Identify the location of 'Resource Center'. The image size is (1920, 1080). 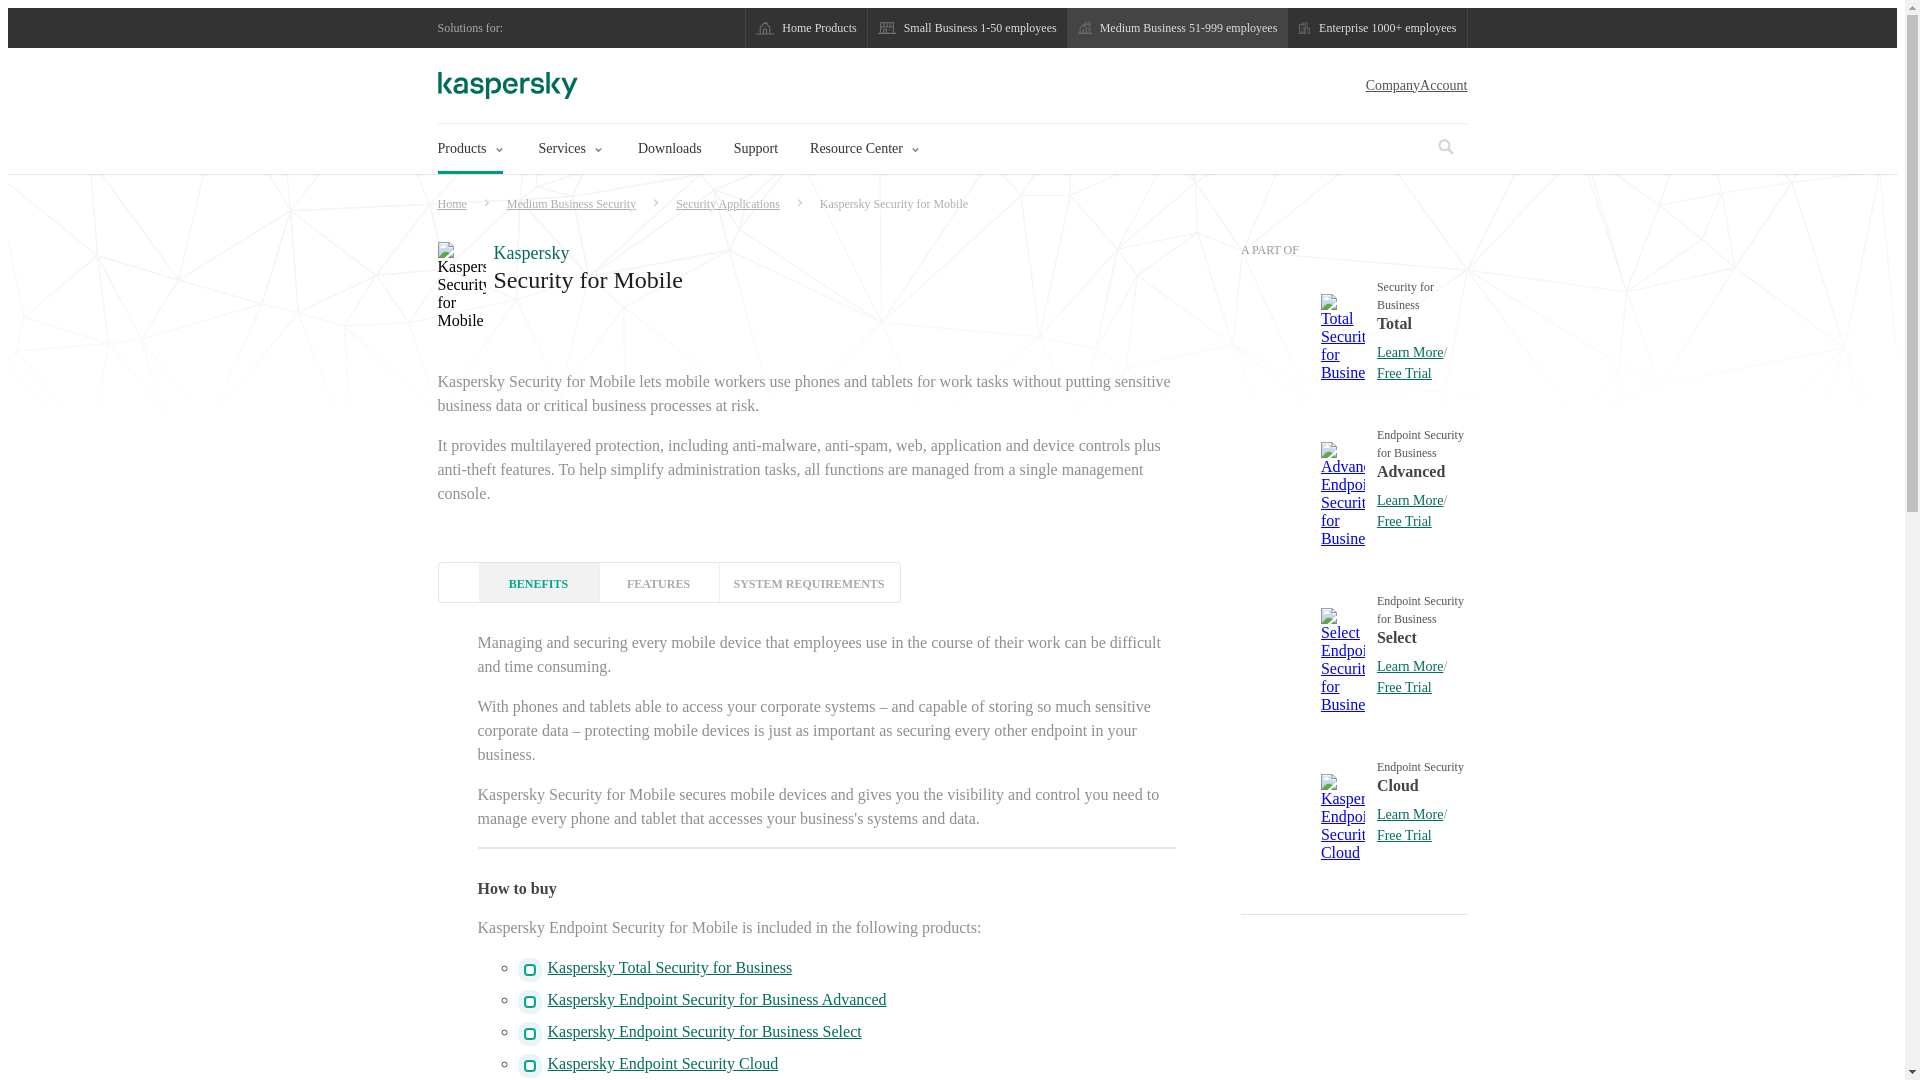
(810, 148).